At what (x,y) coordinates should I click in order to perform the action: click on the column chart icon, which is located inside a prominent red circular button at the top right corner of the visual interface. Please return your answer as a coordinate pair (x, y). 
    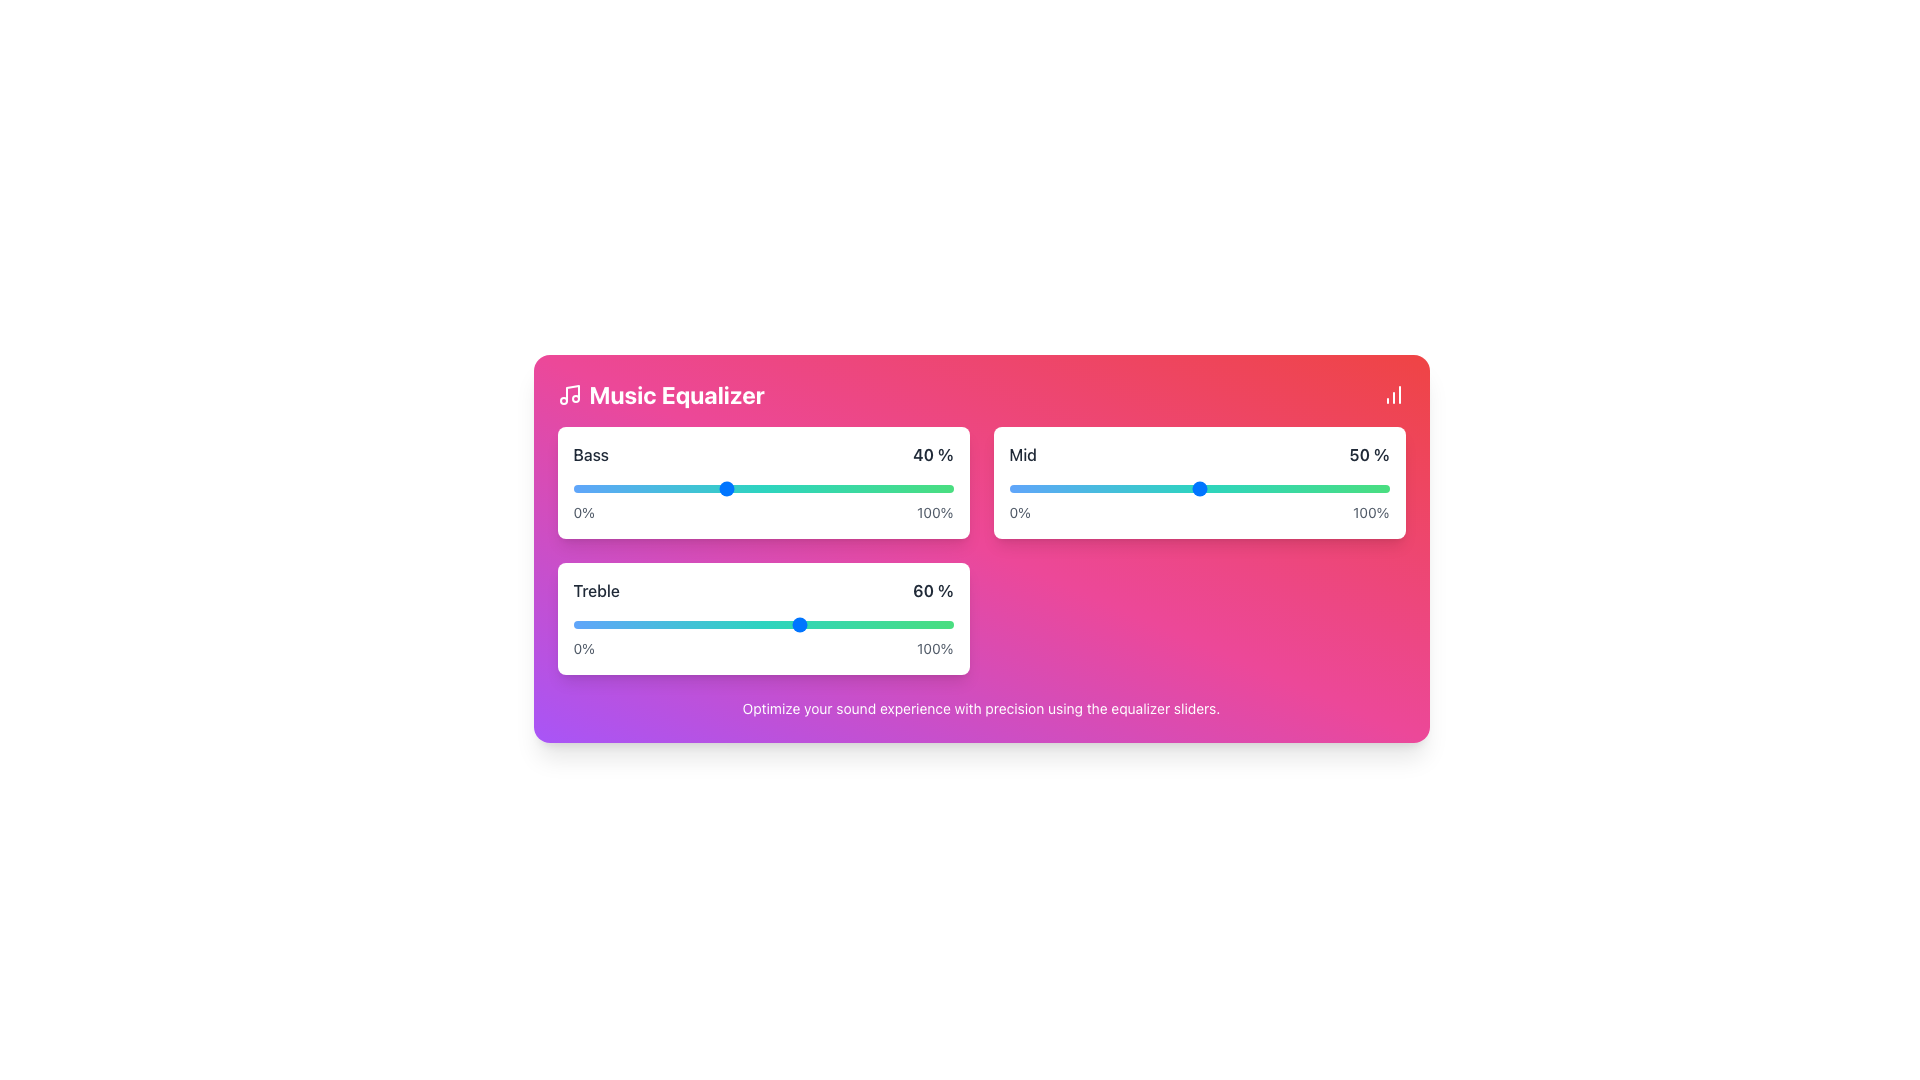
    Looking at the image, I should click on (1392, 394).